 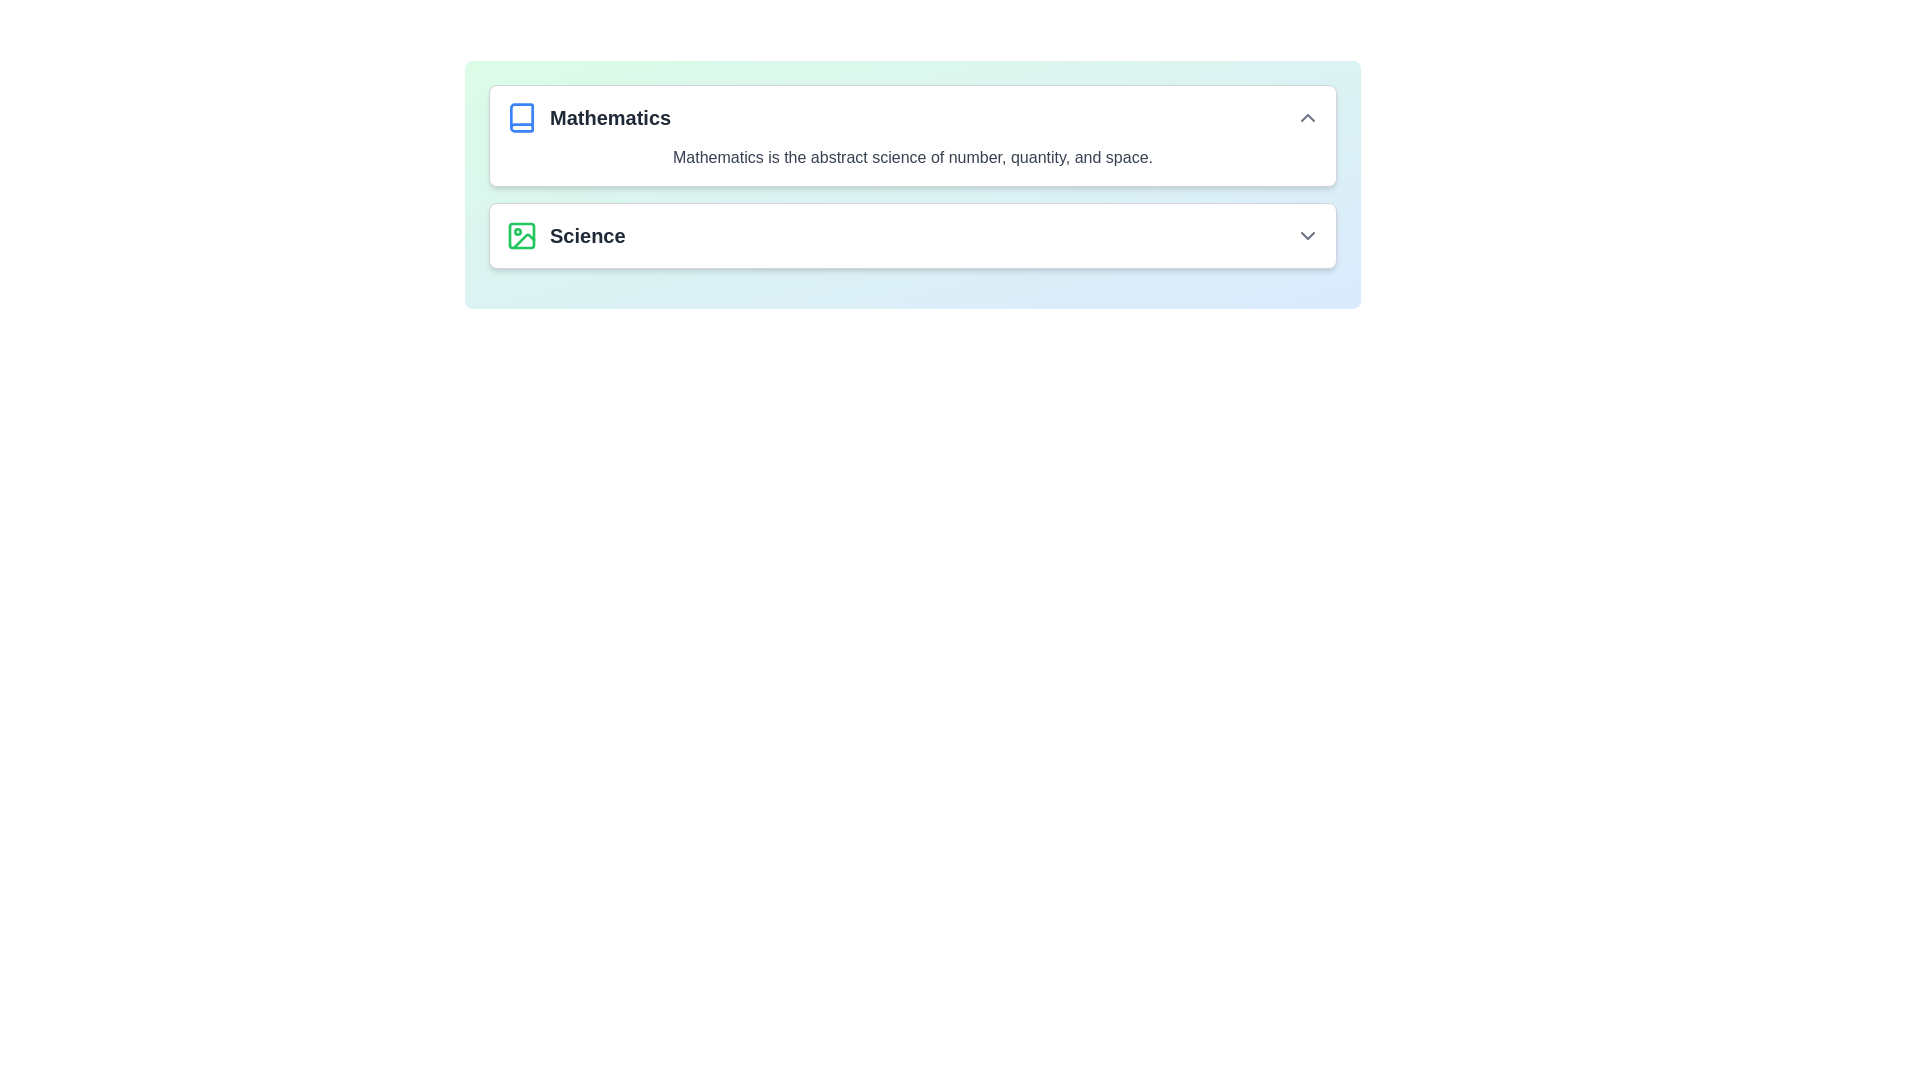 I want to click on the green photo frame icon next to the bold 'Science' text label, so click(x=564, y=234).